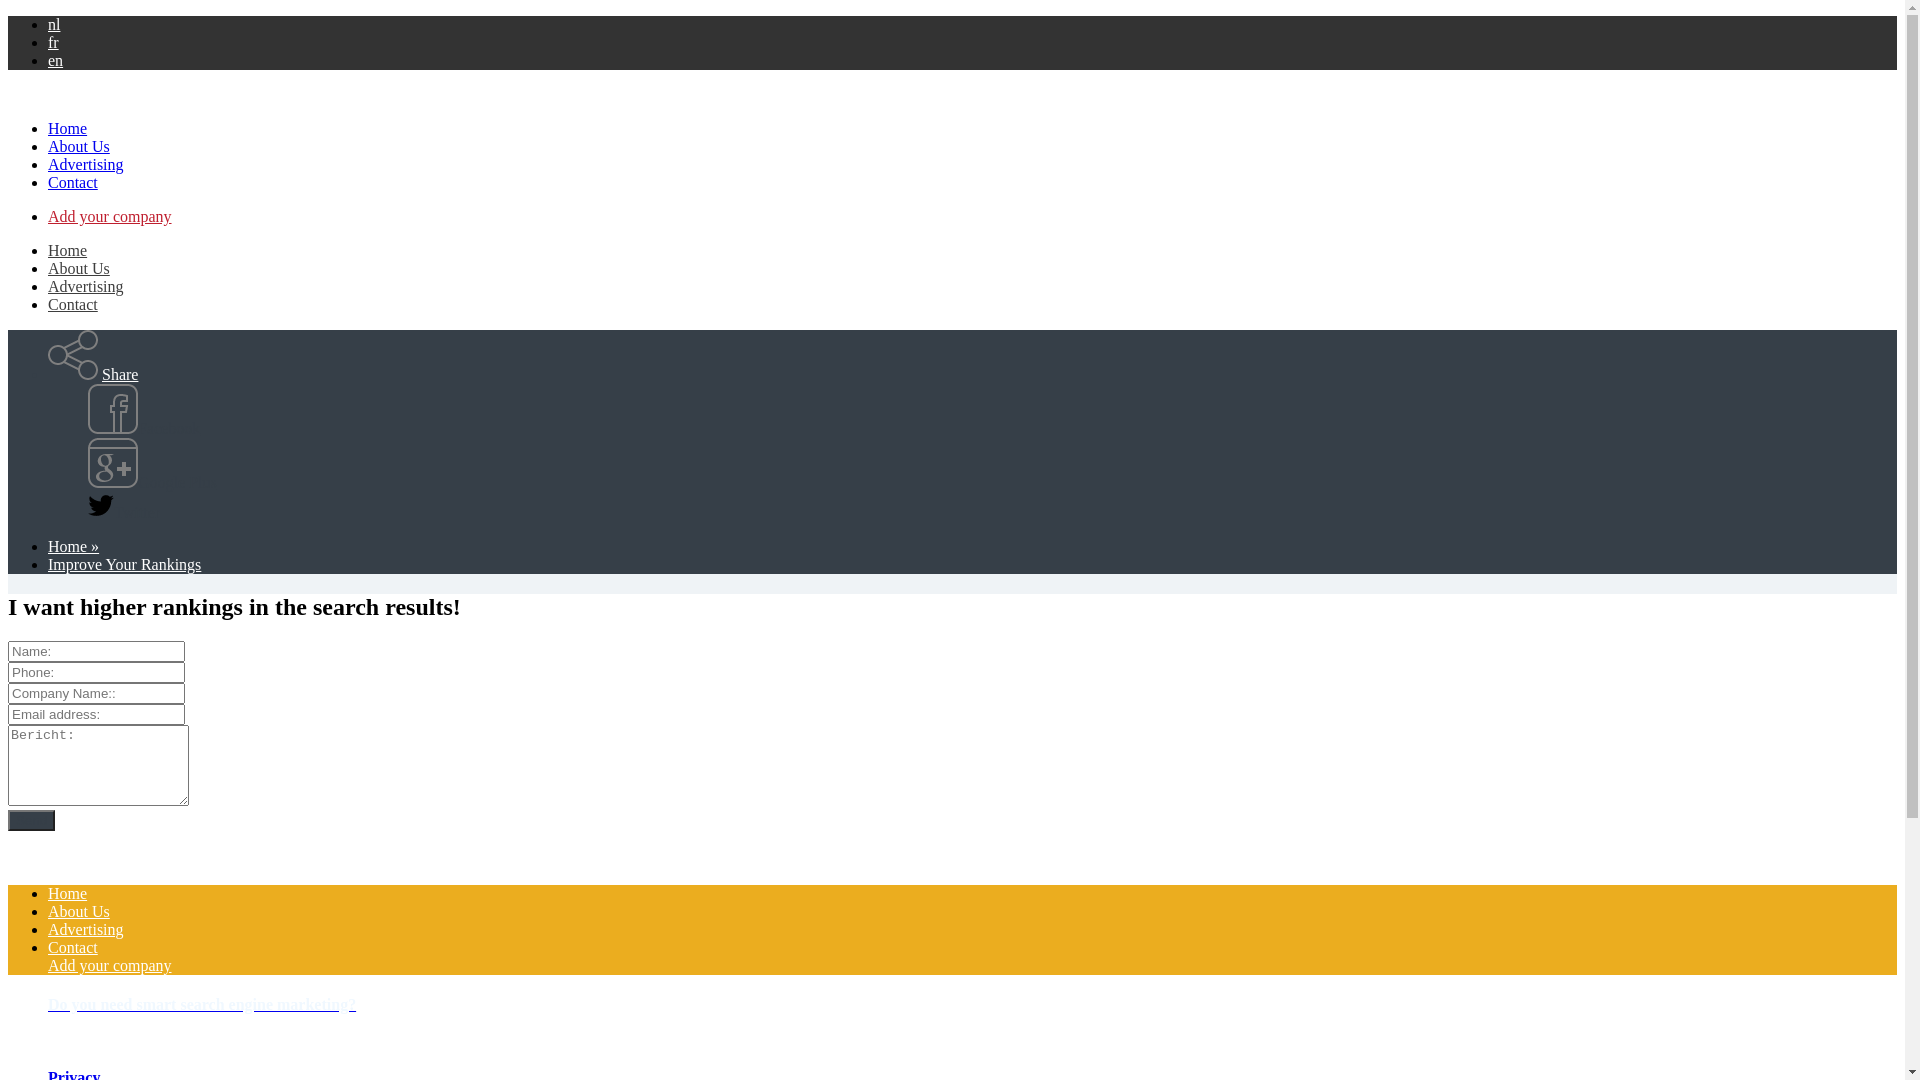 This screenshot has height=1080, width=1920. I want to click on 'en', so click(55, 59).